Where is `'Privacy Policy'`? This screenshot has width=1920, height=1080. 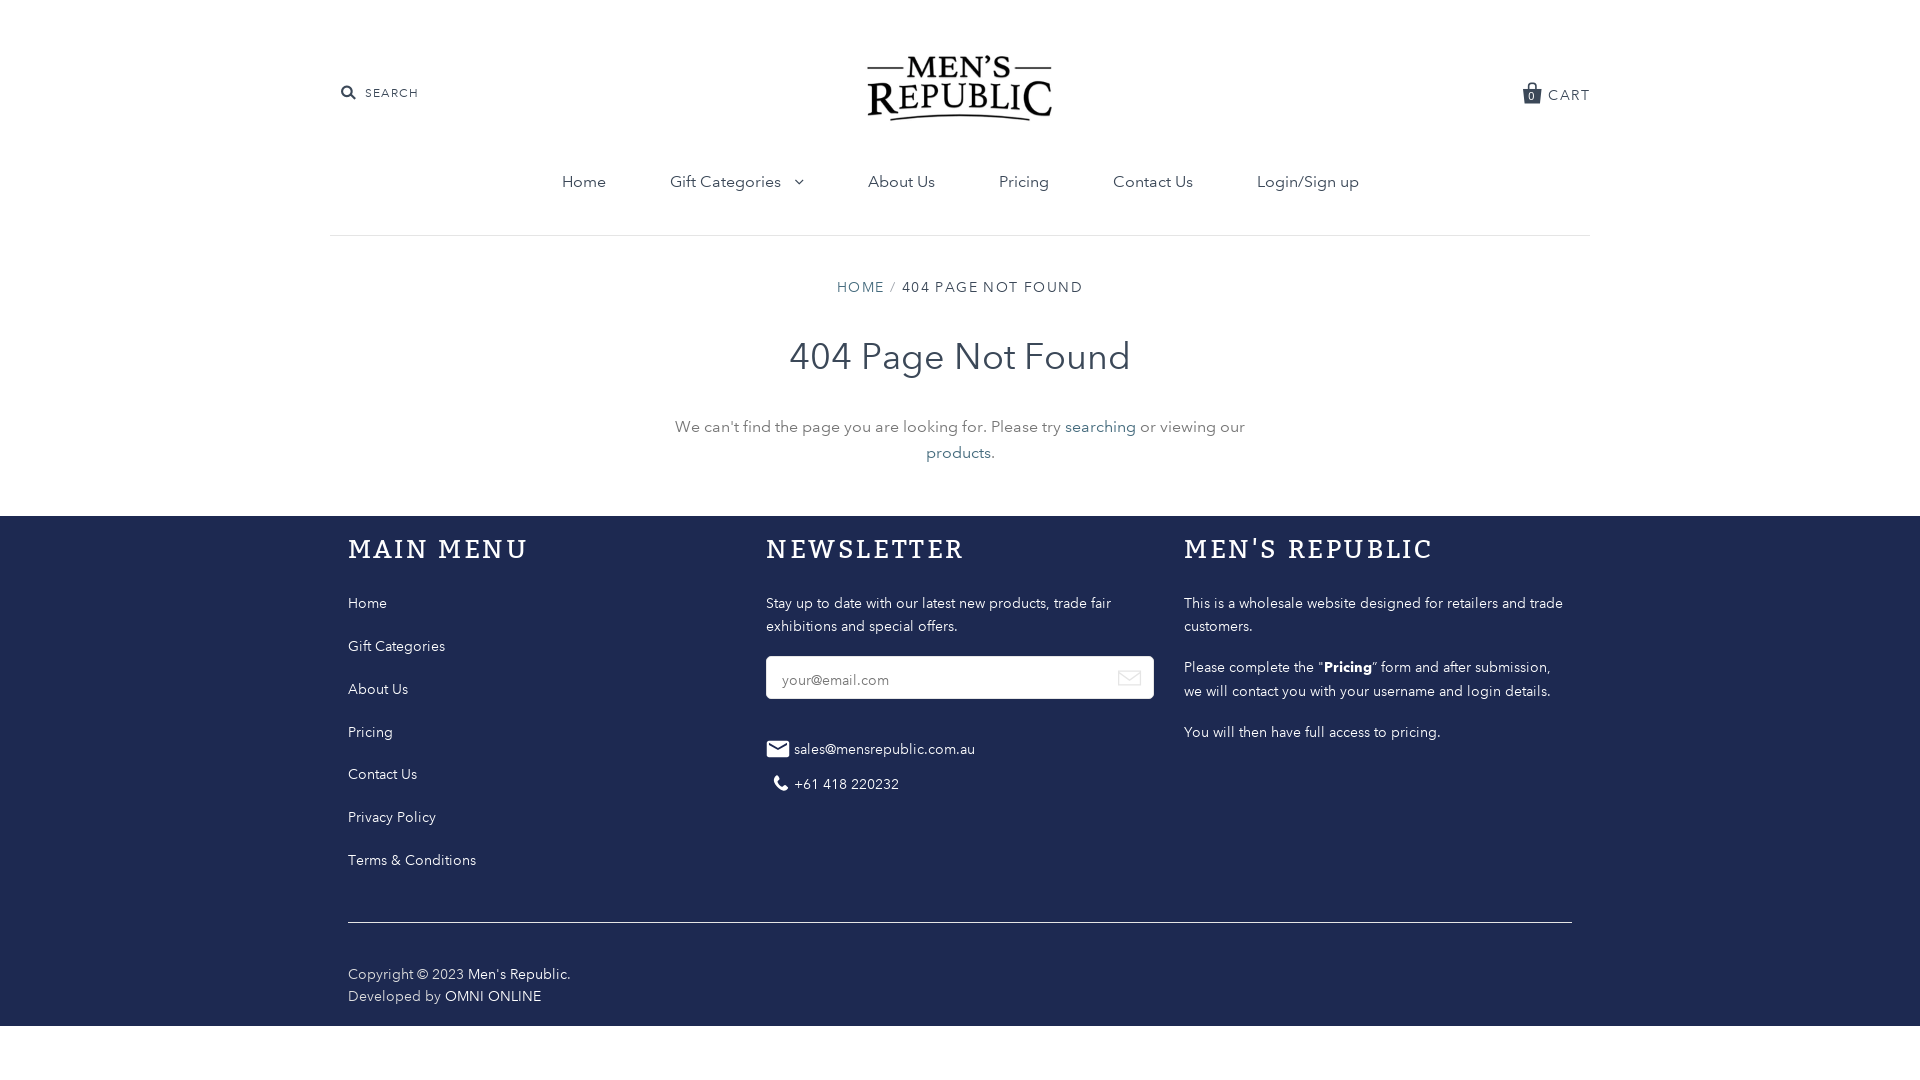 'Privacy Policy' is located at coordinates (392, 817).